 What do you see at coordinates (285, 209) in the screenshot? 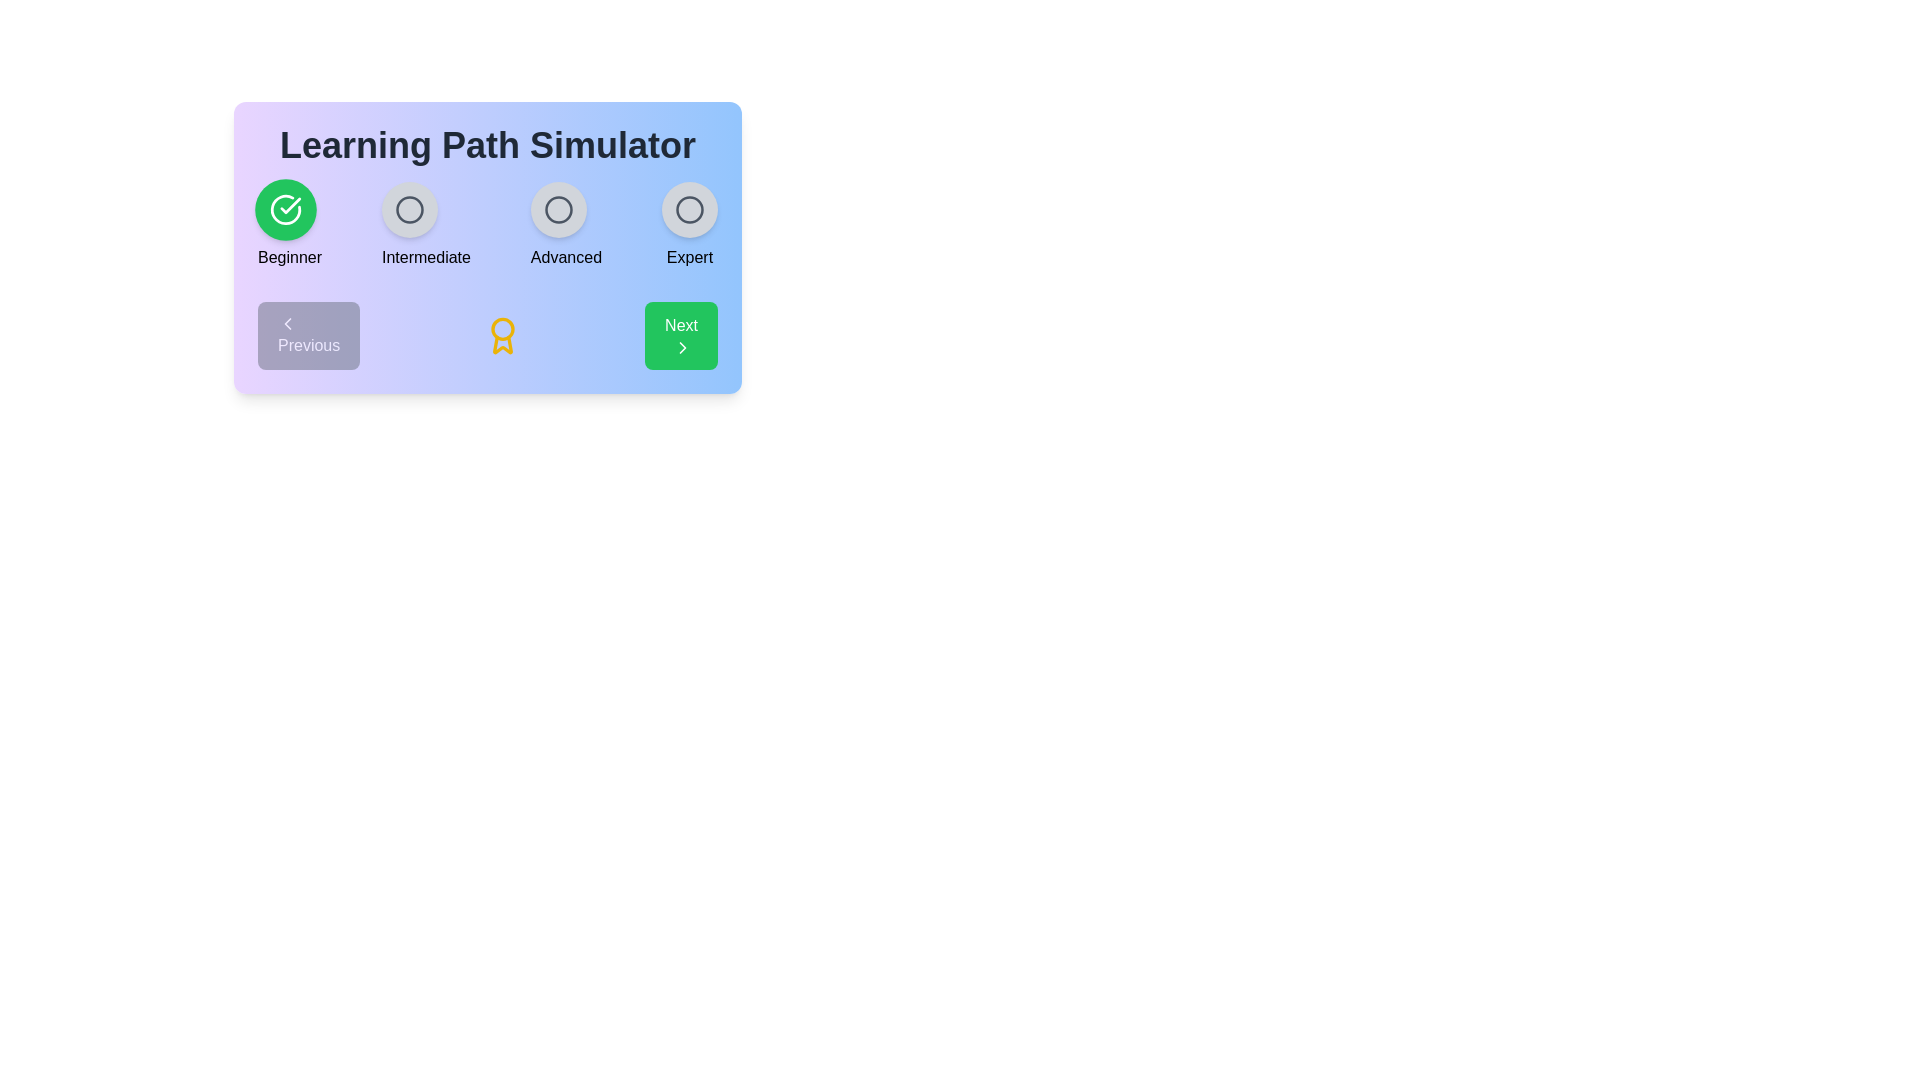
I see `the circular icon graphic that indicates the selection of the 'Beginner' option in the top-left region of the user interface` at bounding box center [285, 209].